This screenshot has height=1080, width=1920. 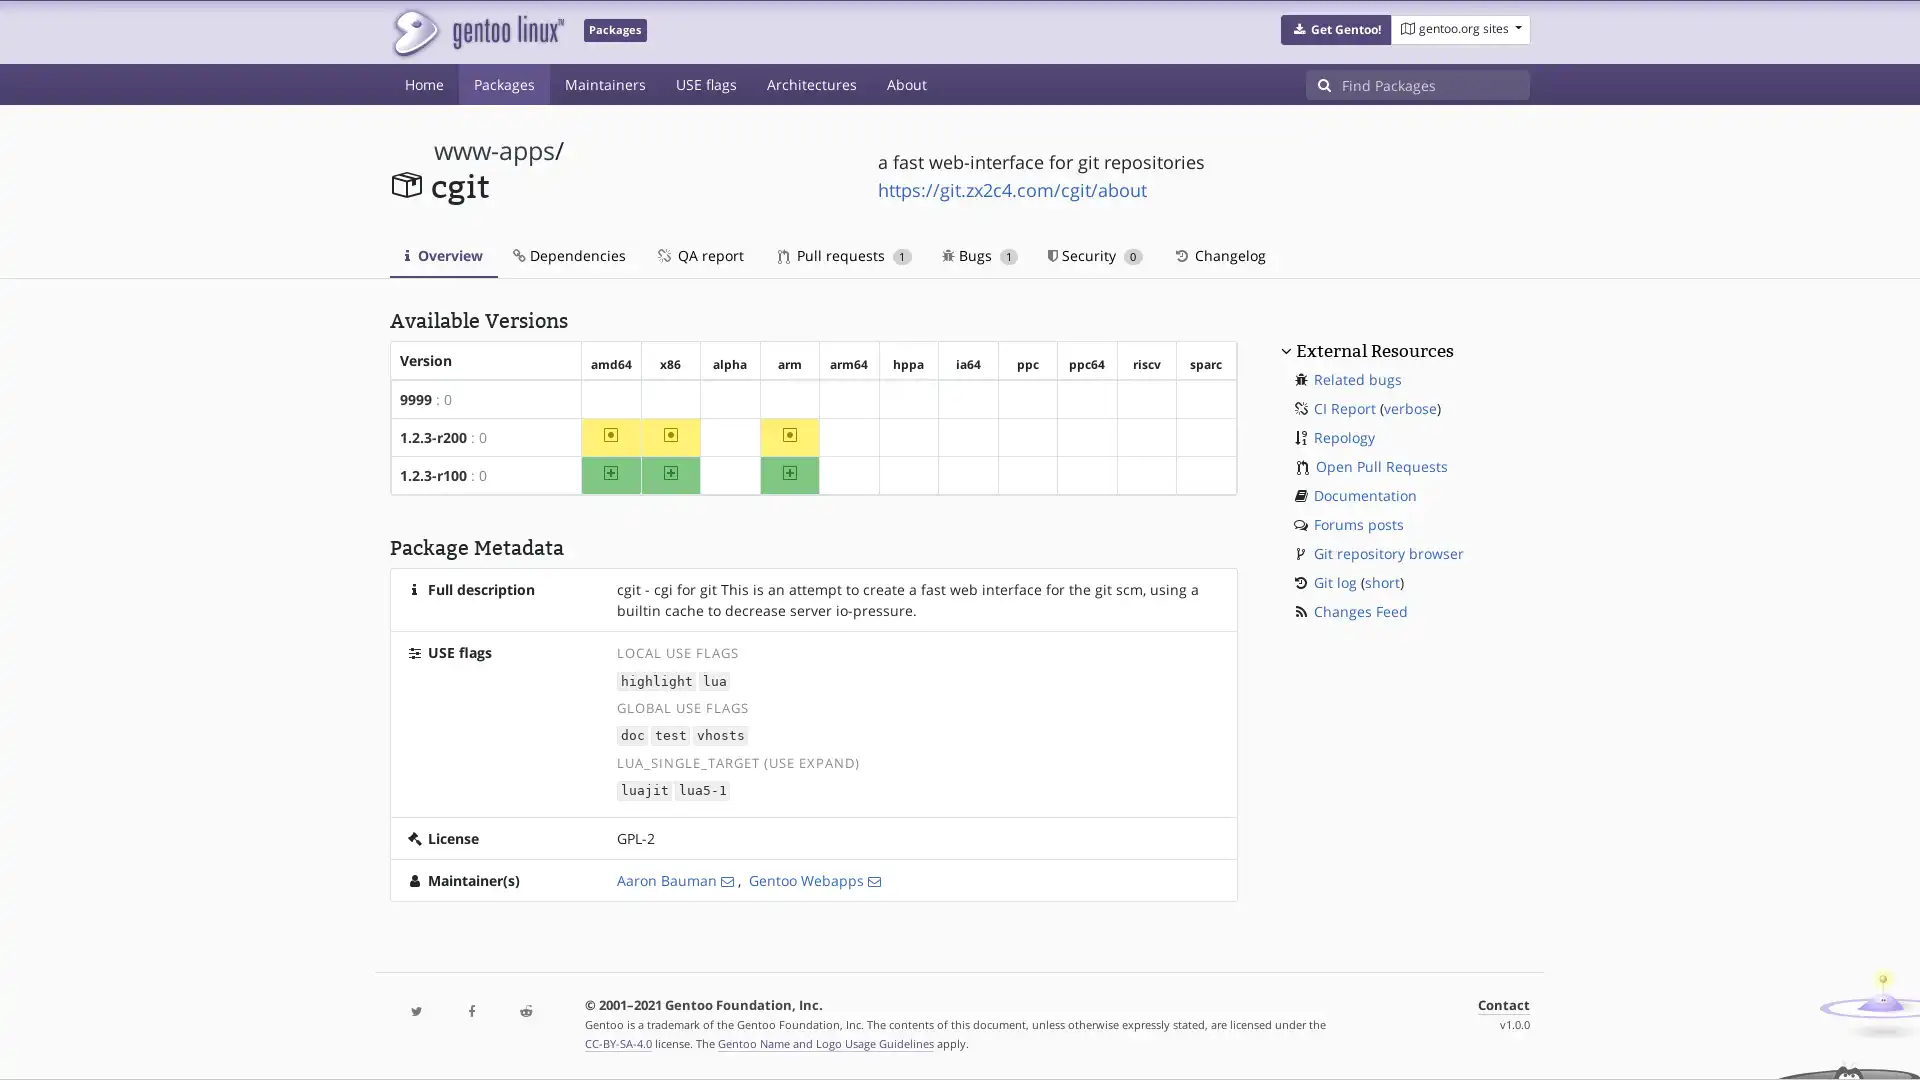 I want to click on Get Gentoo!, so click(x=1335, y=30).